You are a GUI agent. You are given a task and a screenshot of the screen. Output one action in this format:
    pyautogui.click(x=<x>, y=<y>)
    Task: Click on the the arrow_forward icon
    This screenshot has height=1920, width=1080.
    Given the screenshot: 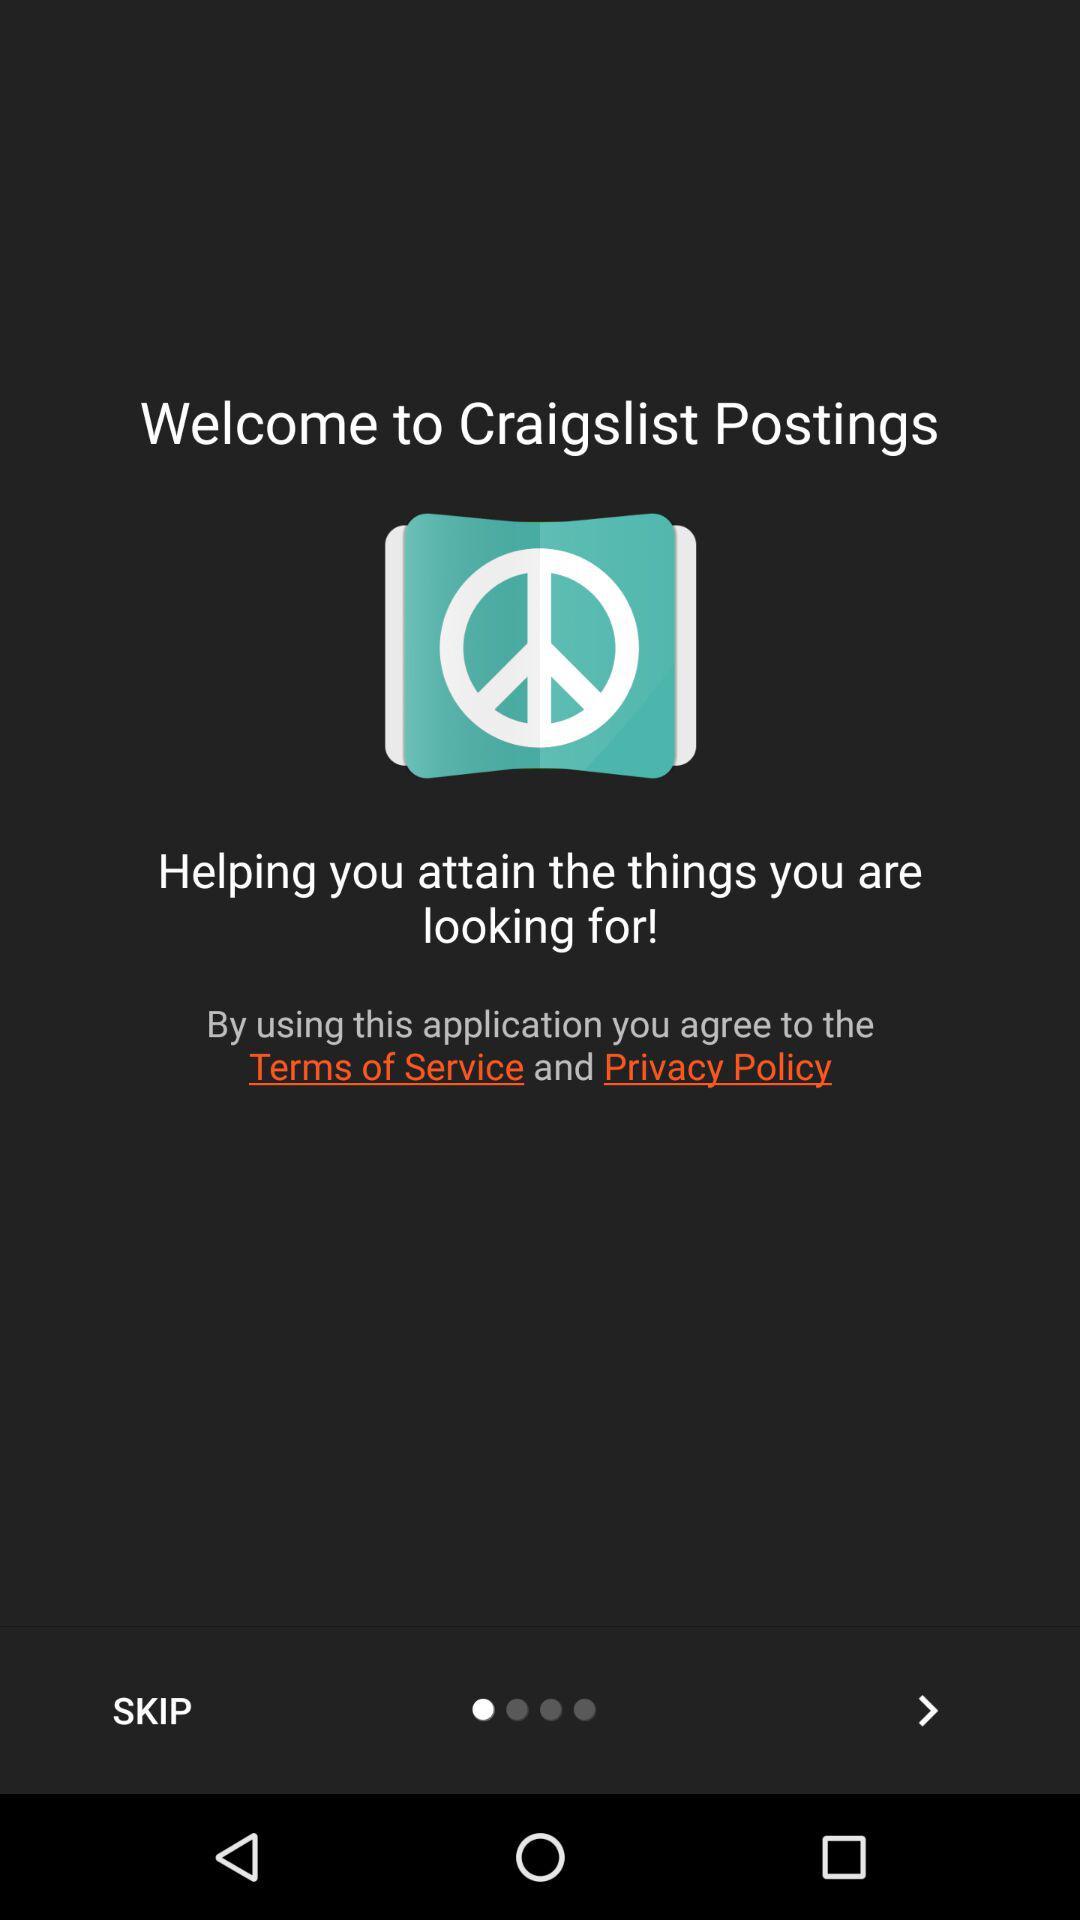 What is the action you would take?
    pyautogui.click(x=927, y=1709)
    